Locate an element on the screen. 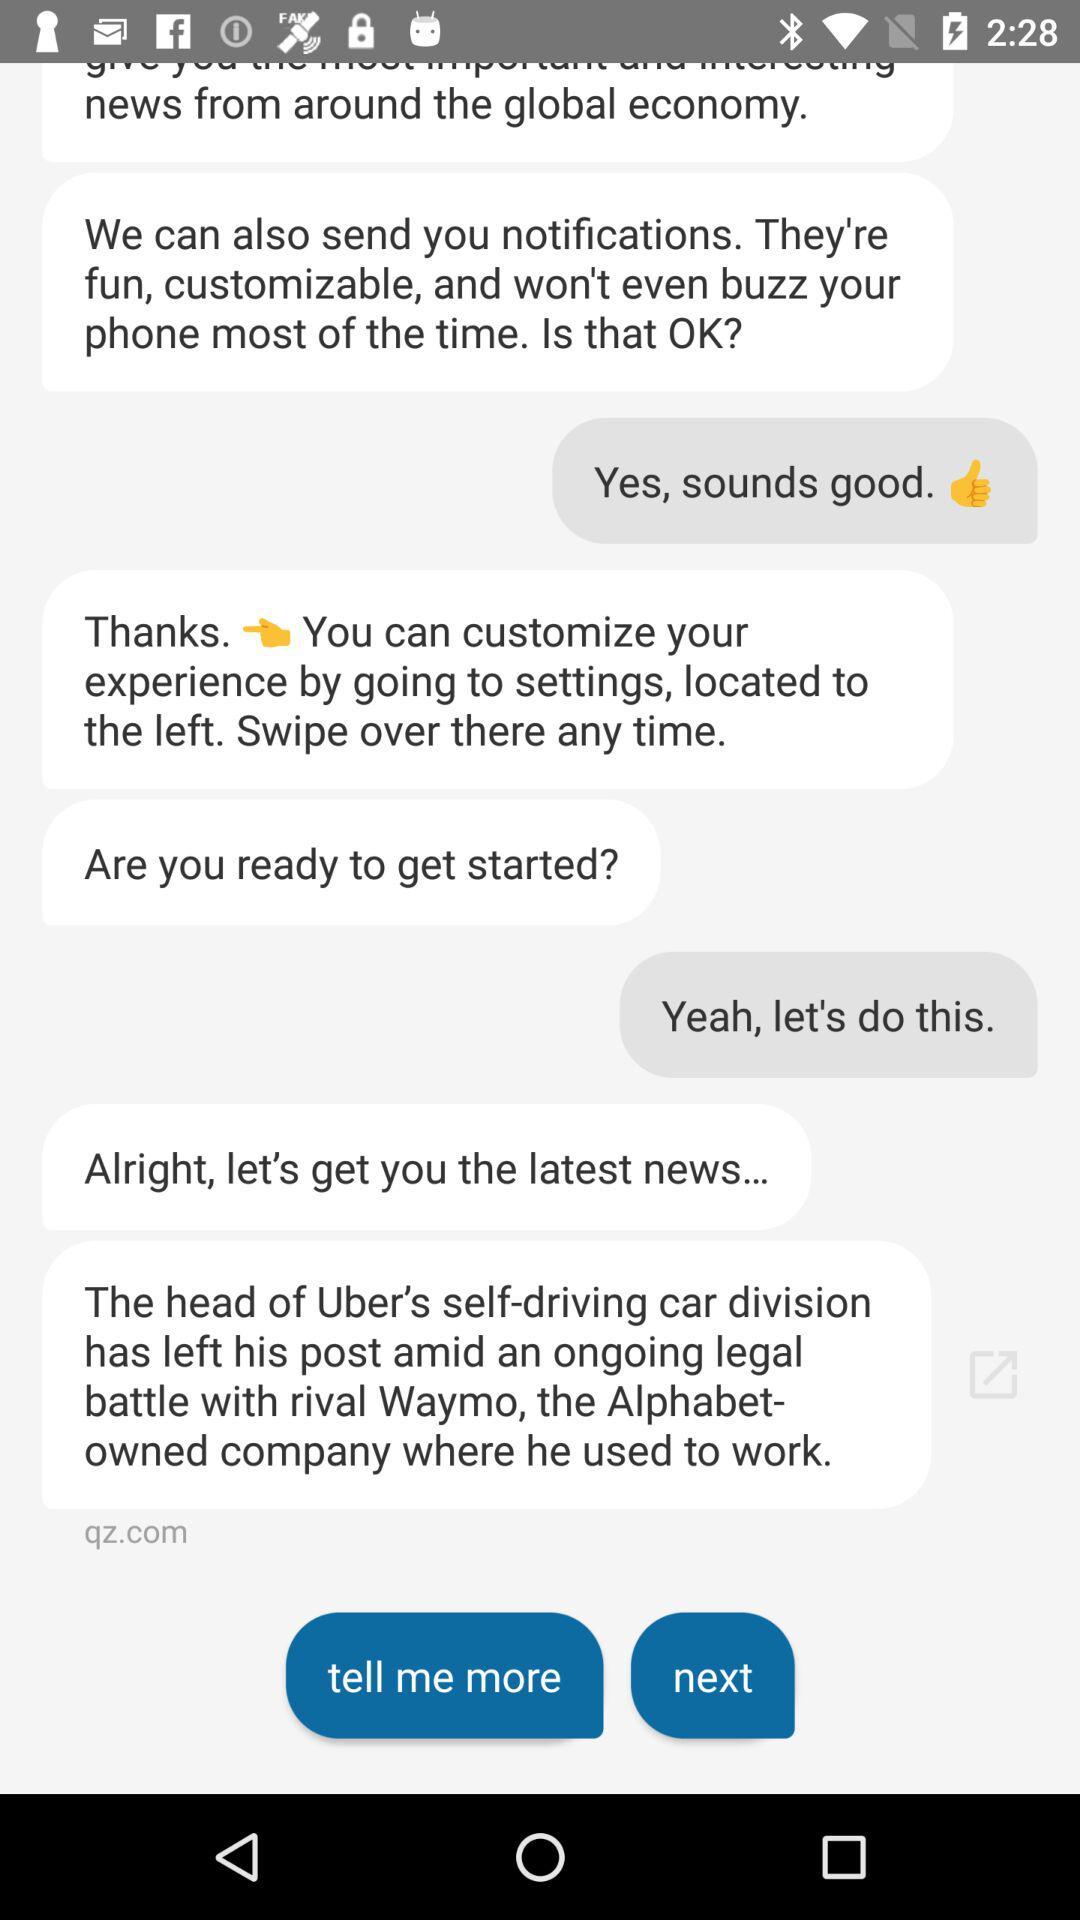 The image size is (1080, 1920). the icon next to the next is located at coordinates (443, 1675).